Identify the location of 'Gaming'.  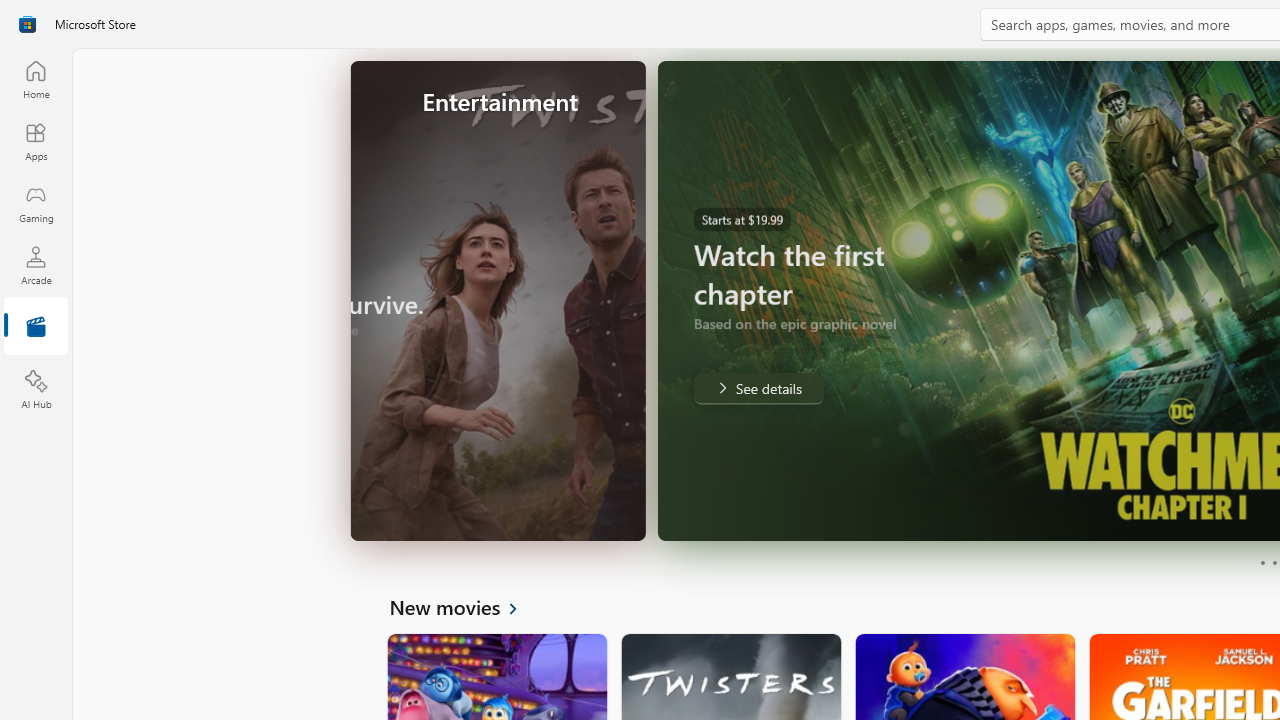
(35, 203).